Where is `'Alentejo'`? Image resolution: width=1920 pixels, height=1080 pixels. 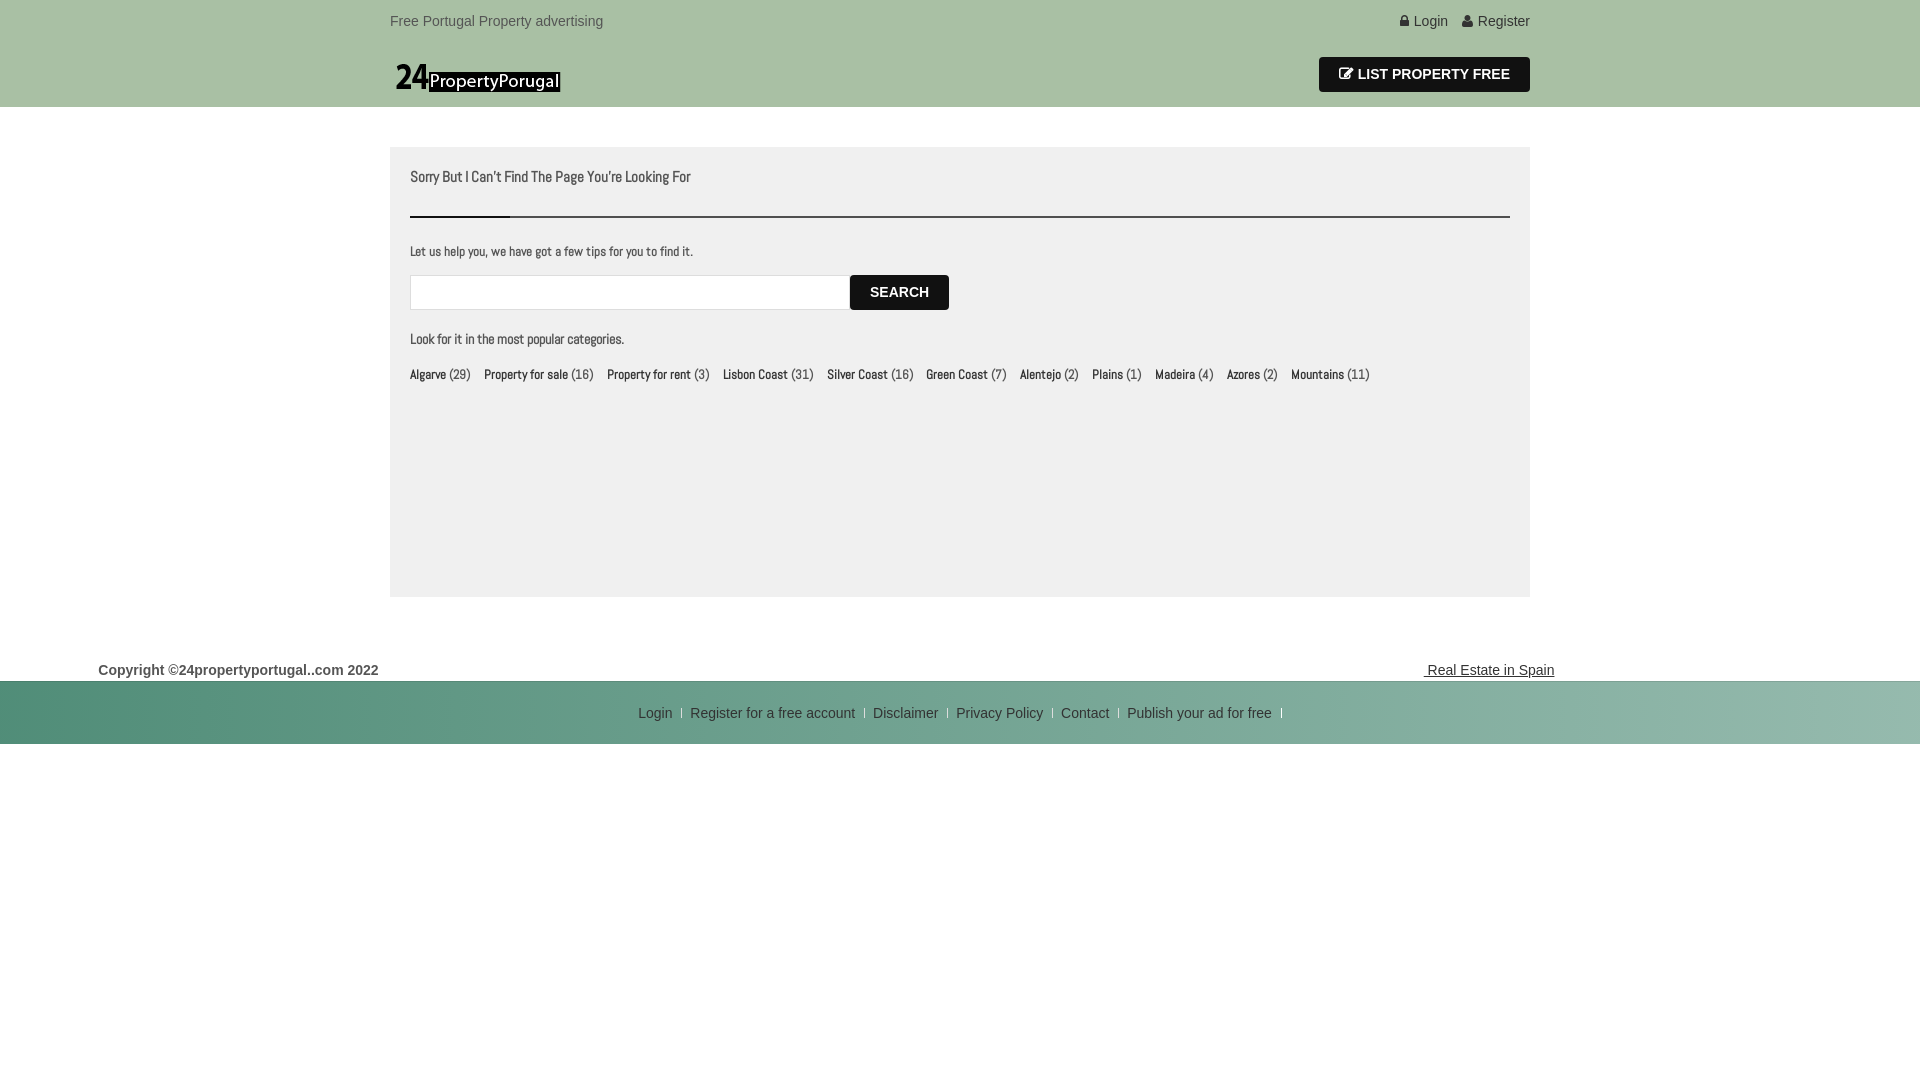 'Alentejo' is located at coordinates (1040, 374).